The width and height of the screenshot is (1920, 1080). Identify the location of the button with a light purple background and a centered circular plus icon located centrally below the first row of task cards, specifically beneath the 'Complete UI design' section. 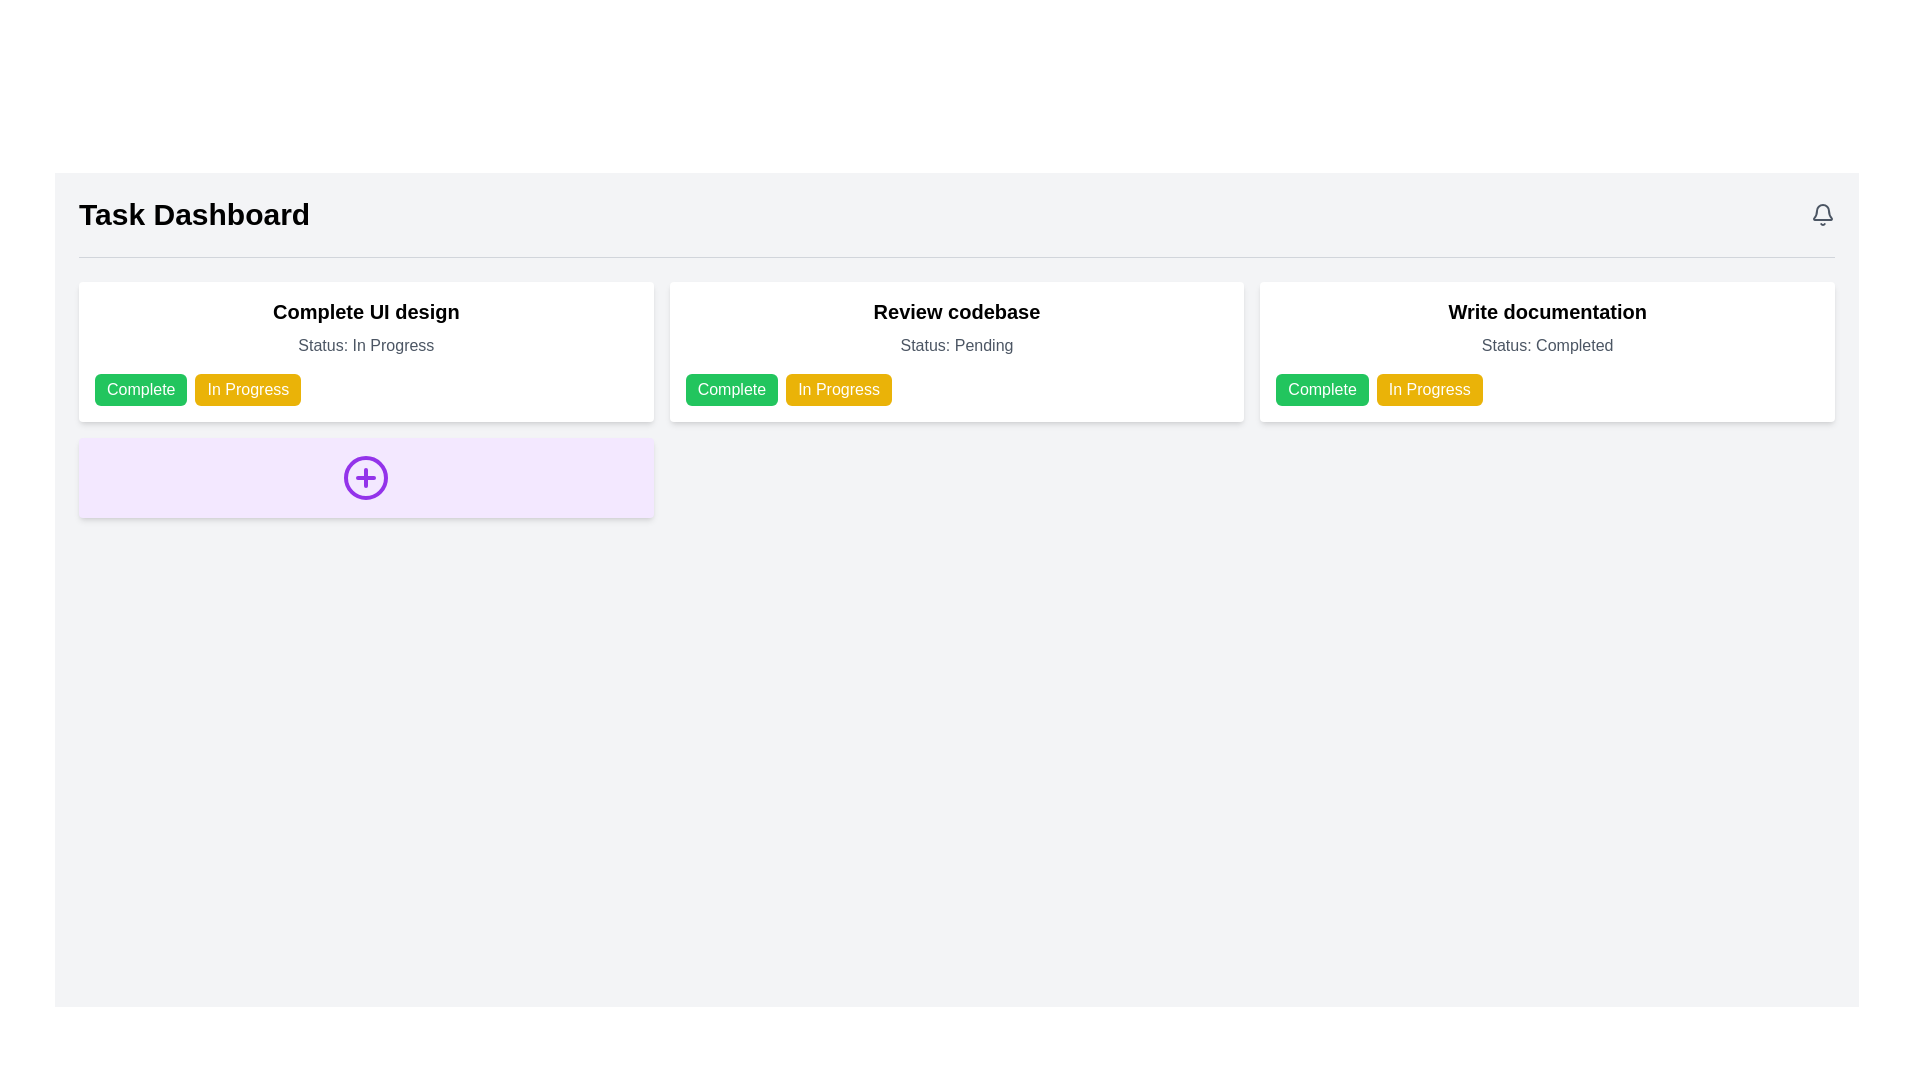
(366, 478).